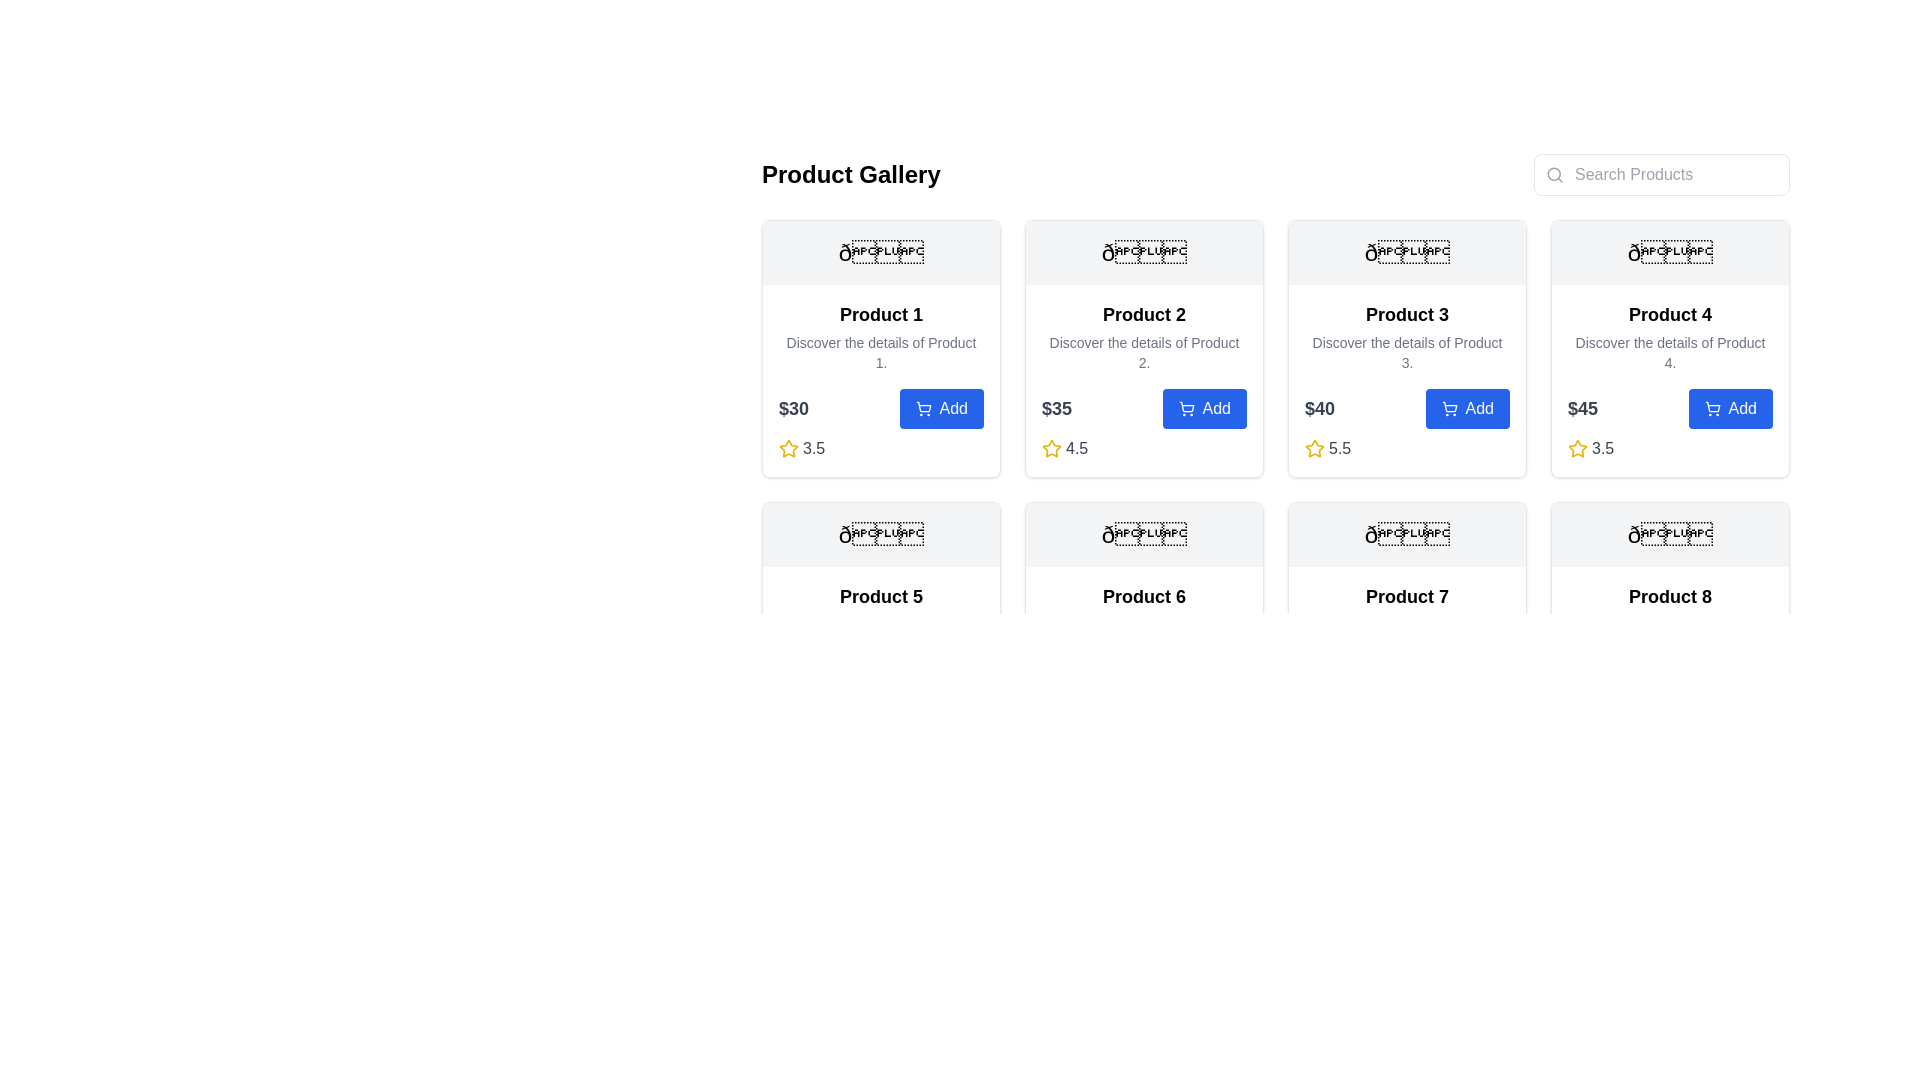 The width and height of the screenshot is (1920, 1080). Describe the element at coordinates (1406, 447) in the screenshot. I see `the Rating display for 'Product 3' that shows a score of '5.5', located below the main product information and to the left of the 'Add' button` at that location.